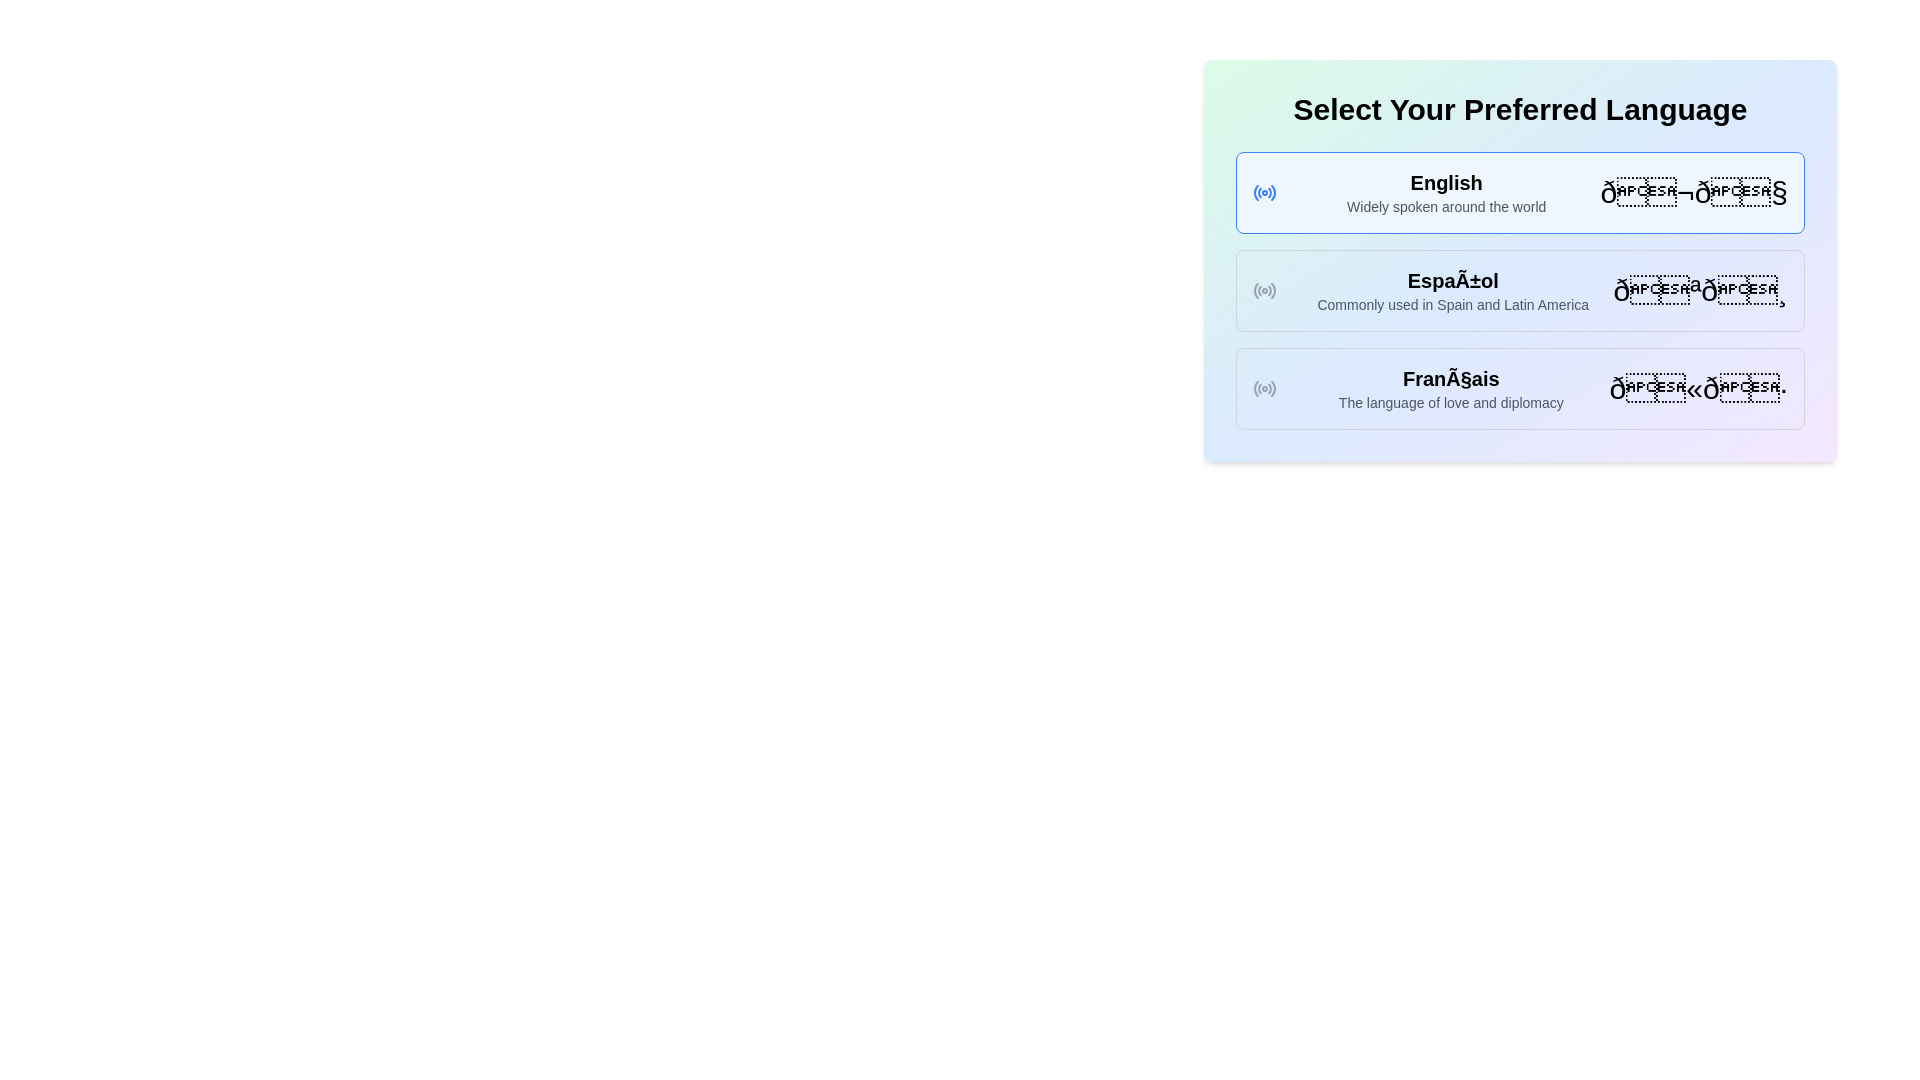 The height and width of the screenshot is (1080, 1920). I want to click on text from the text label displaying 'EspaÃ±ol', which is prominently styled in a large, bold font at the top of a group of similar elements, so click(1453, 281).